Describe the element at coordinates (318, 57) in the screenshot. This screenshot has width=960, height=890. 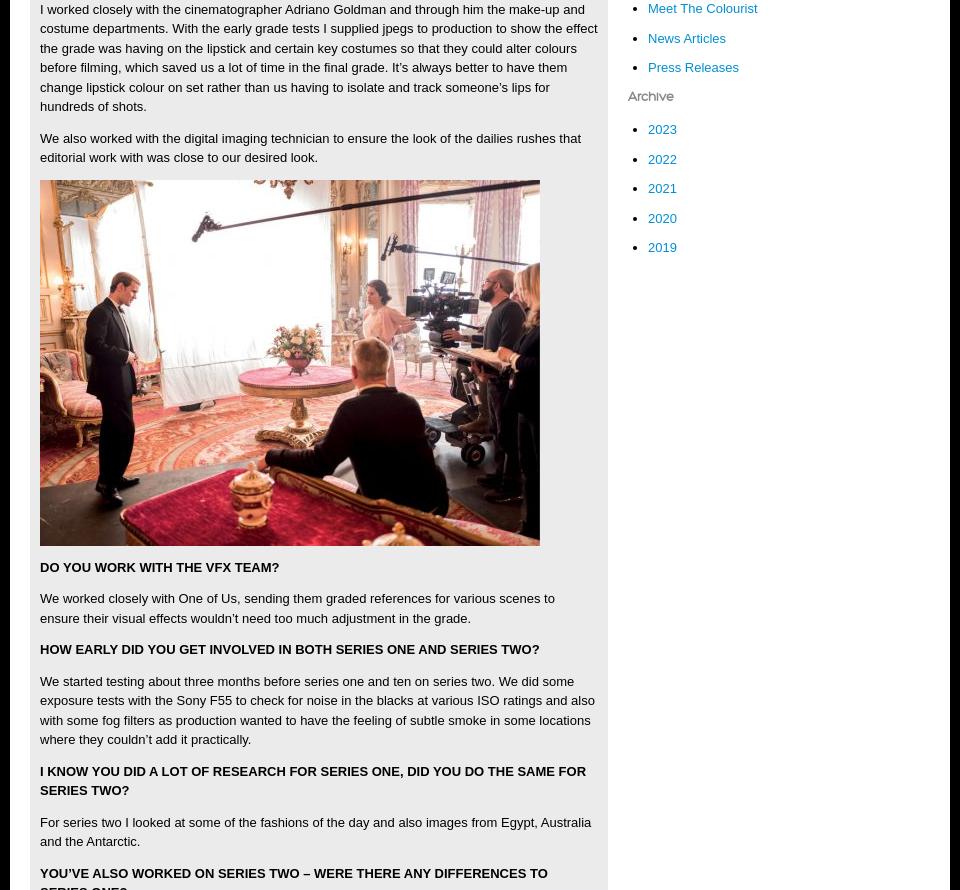
I see `'I worked closely with the cinematographer Adriano Goldman and through him the make-up and costume departments. With the early grade tests I supplied jpegs to production to show the effect the grade was having on the lipstick and certain key costumes so that they could alter colours before filming, which saved us a lot of time in the final grade. It’s always better to have them change lipstick colour on set rather than us having to isolate and track someone’s lips for hundreds of shots.'` at that location.